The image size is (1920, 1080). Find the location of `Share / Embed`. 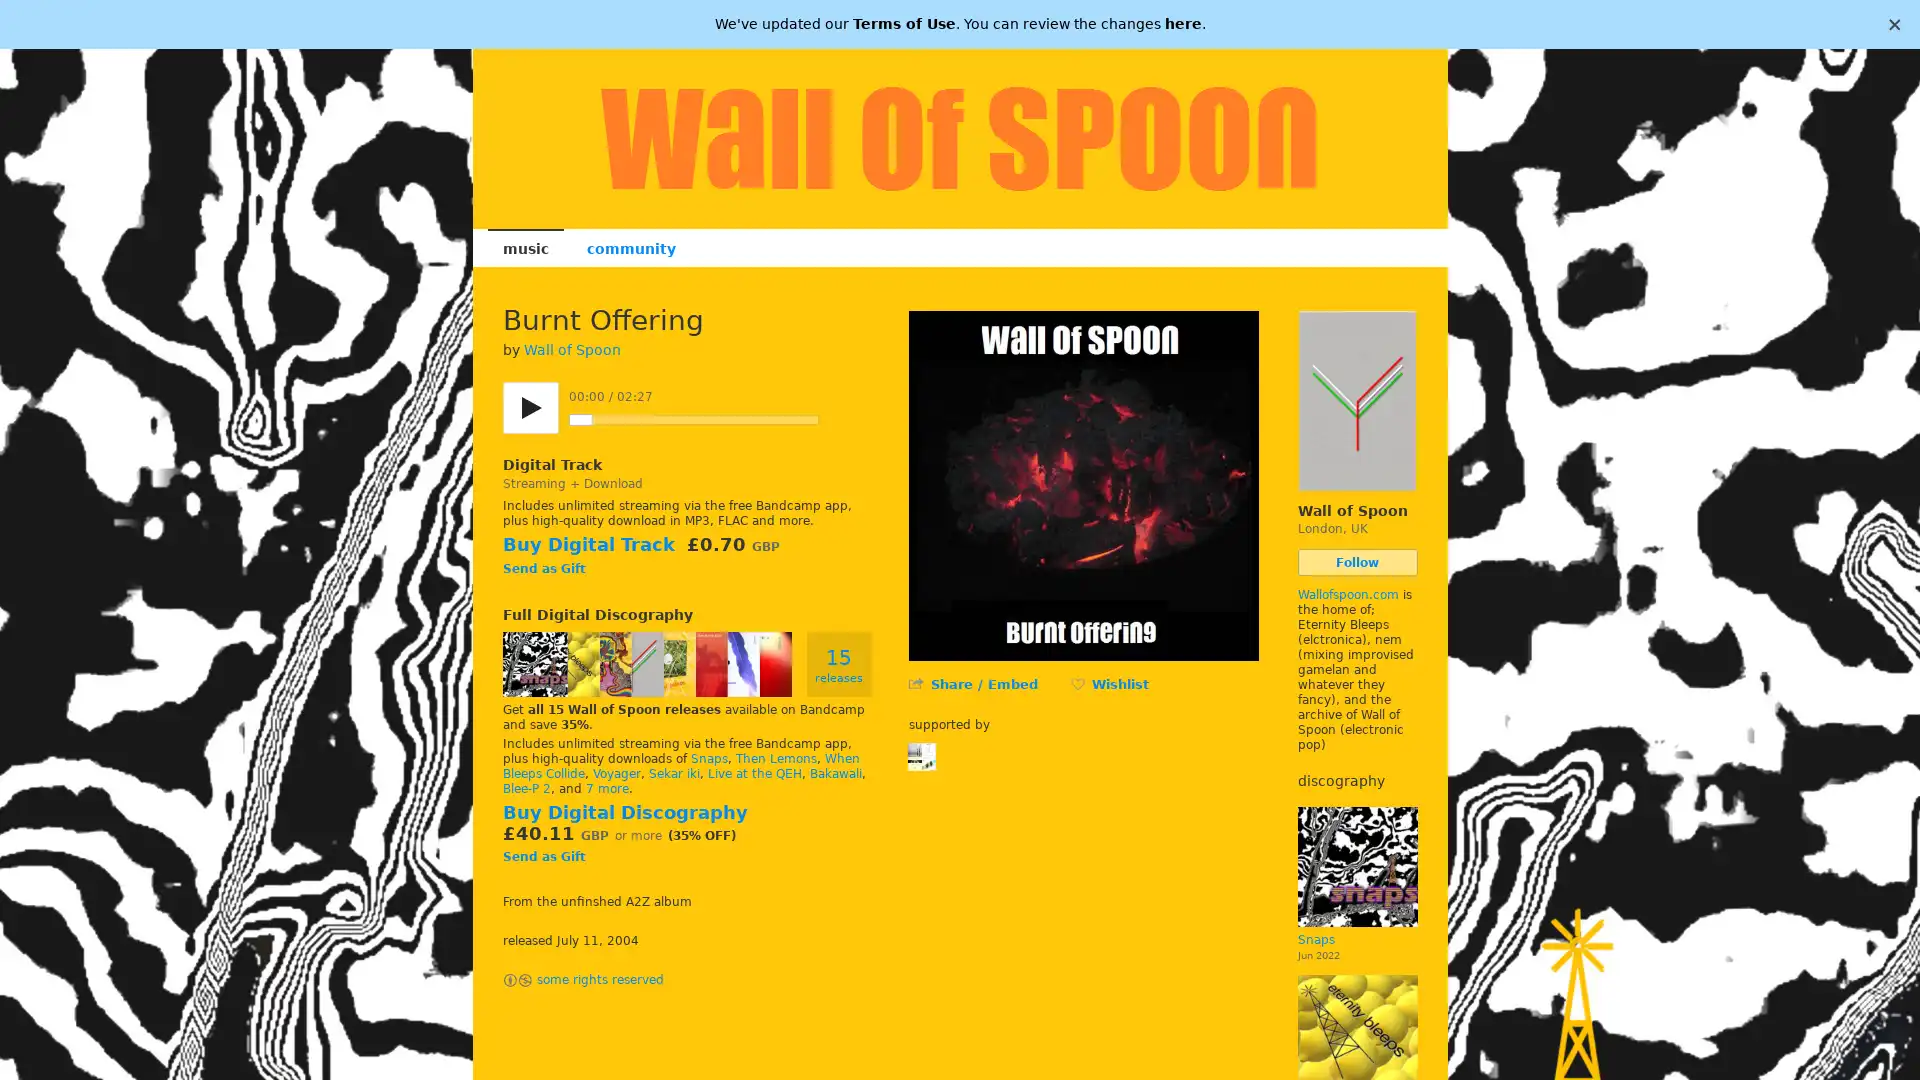

Share / Embed is located at coordinates (983, 683).